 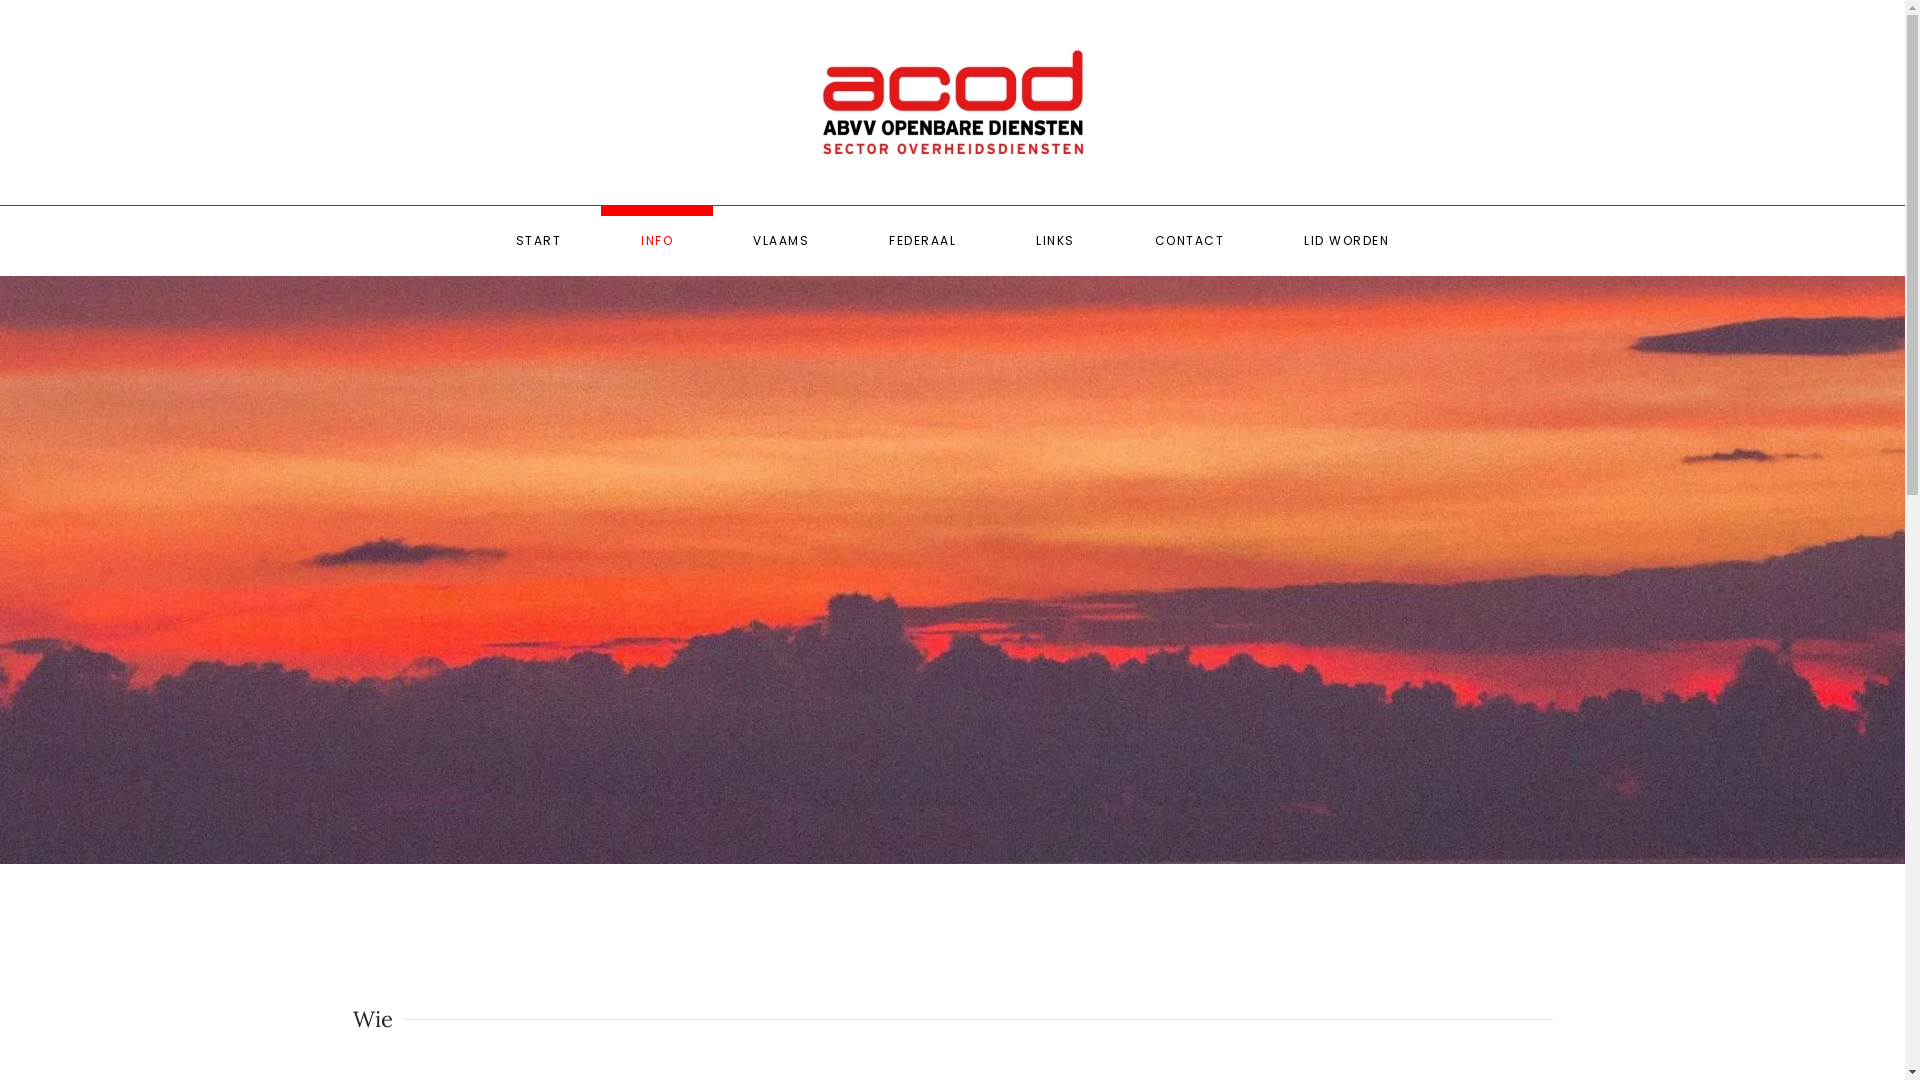 What do you see at coordinates (921, 239) in the screenshot?
I see `'FEDERAAL'` at bounding box center [921, 239].